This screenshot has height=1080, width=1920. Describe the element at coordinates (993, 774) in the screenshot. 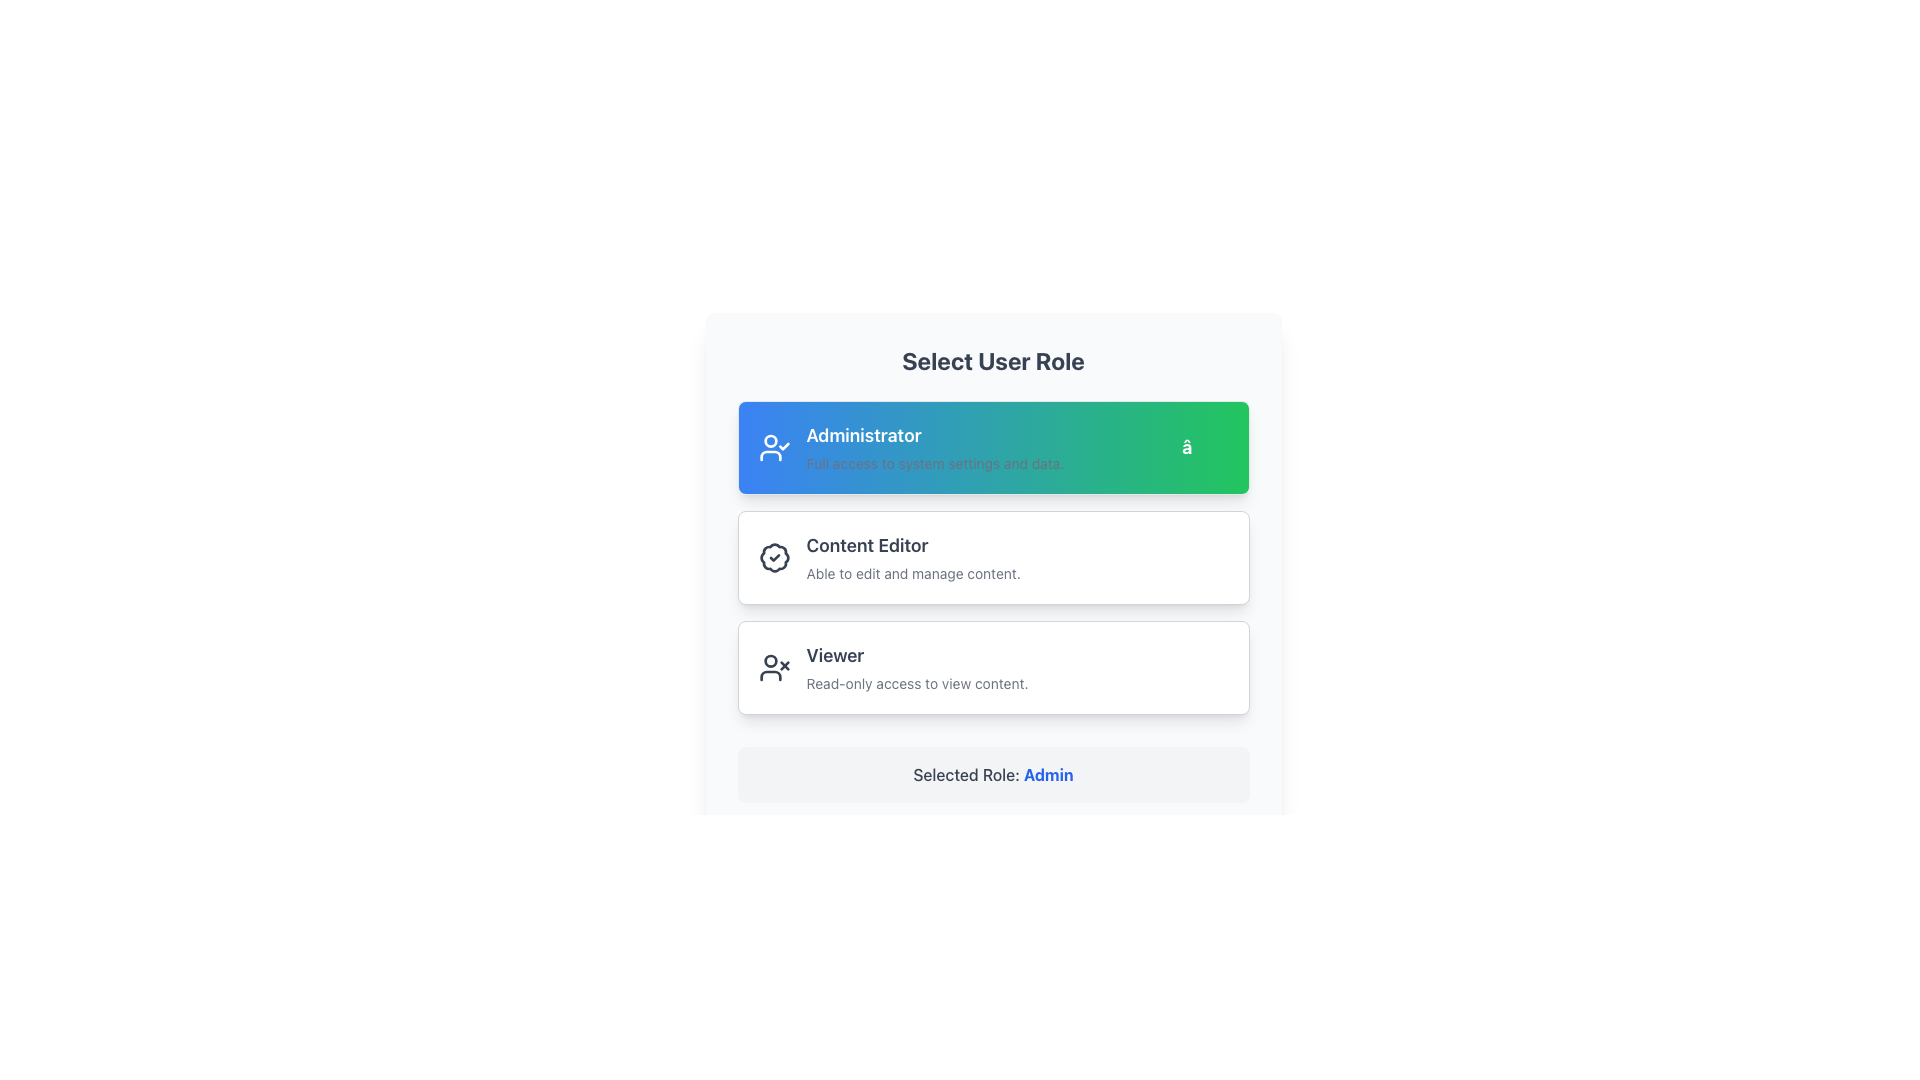

I see `the text label displaying 'Selected Role: Admin', which is styled with a gray font for 'Selected Role:' and bold blue for 'Admin', located at the bottom of the interface` at that location.